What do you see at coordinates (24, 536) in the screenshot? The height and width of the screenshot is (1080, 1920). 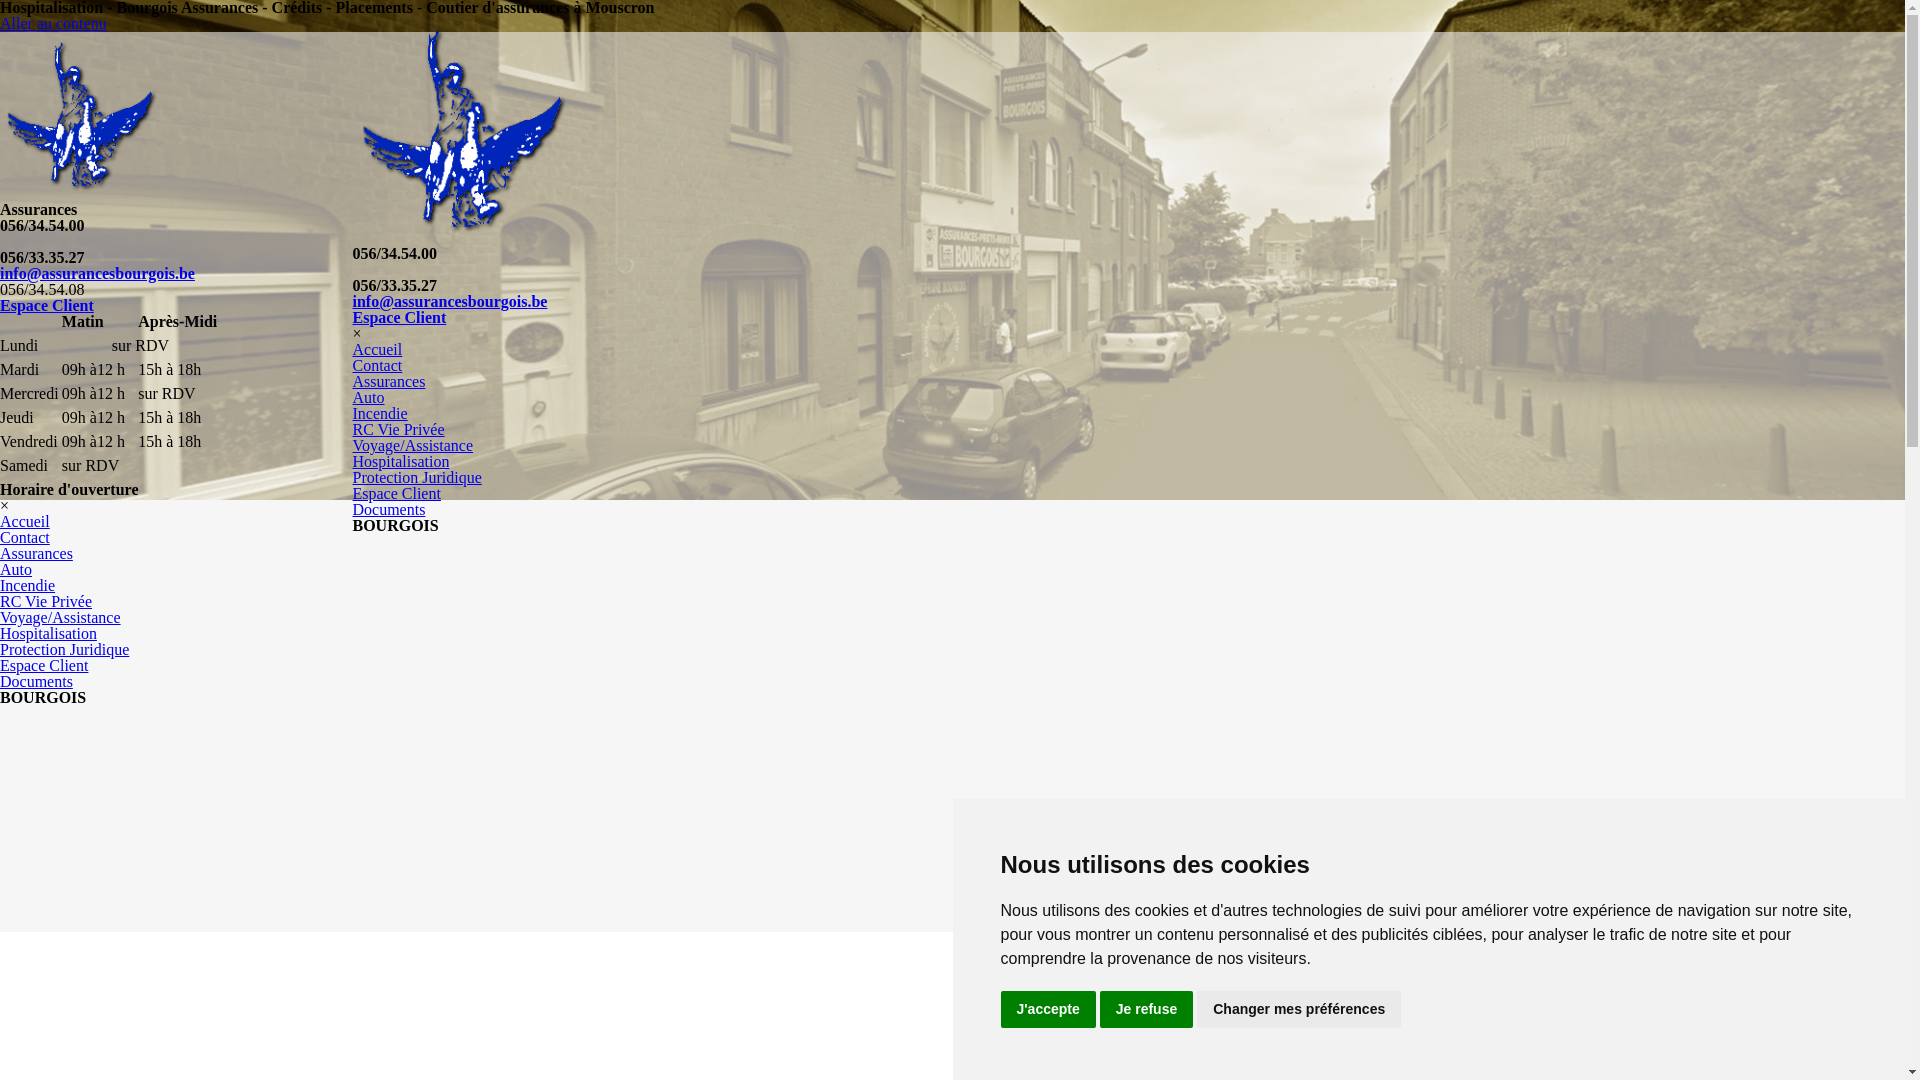 I see `'Contact'` at bounding box center [24, 536].